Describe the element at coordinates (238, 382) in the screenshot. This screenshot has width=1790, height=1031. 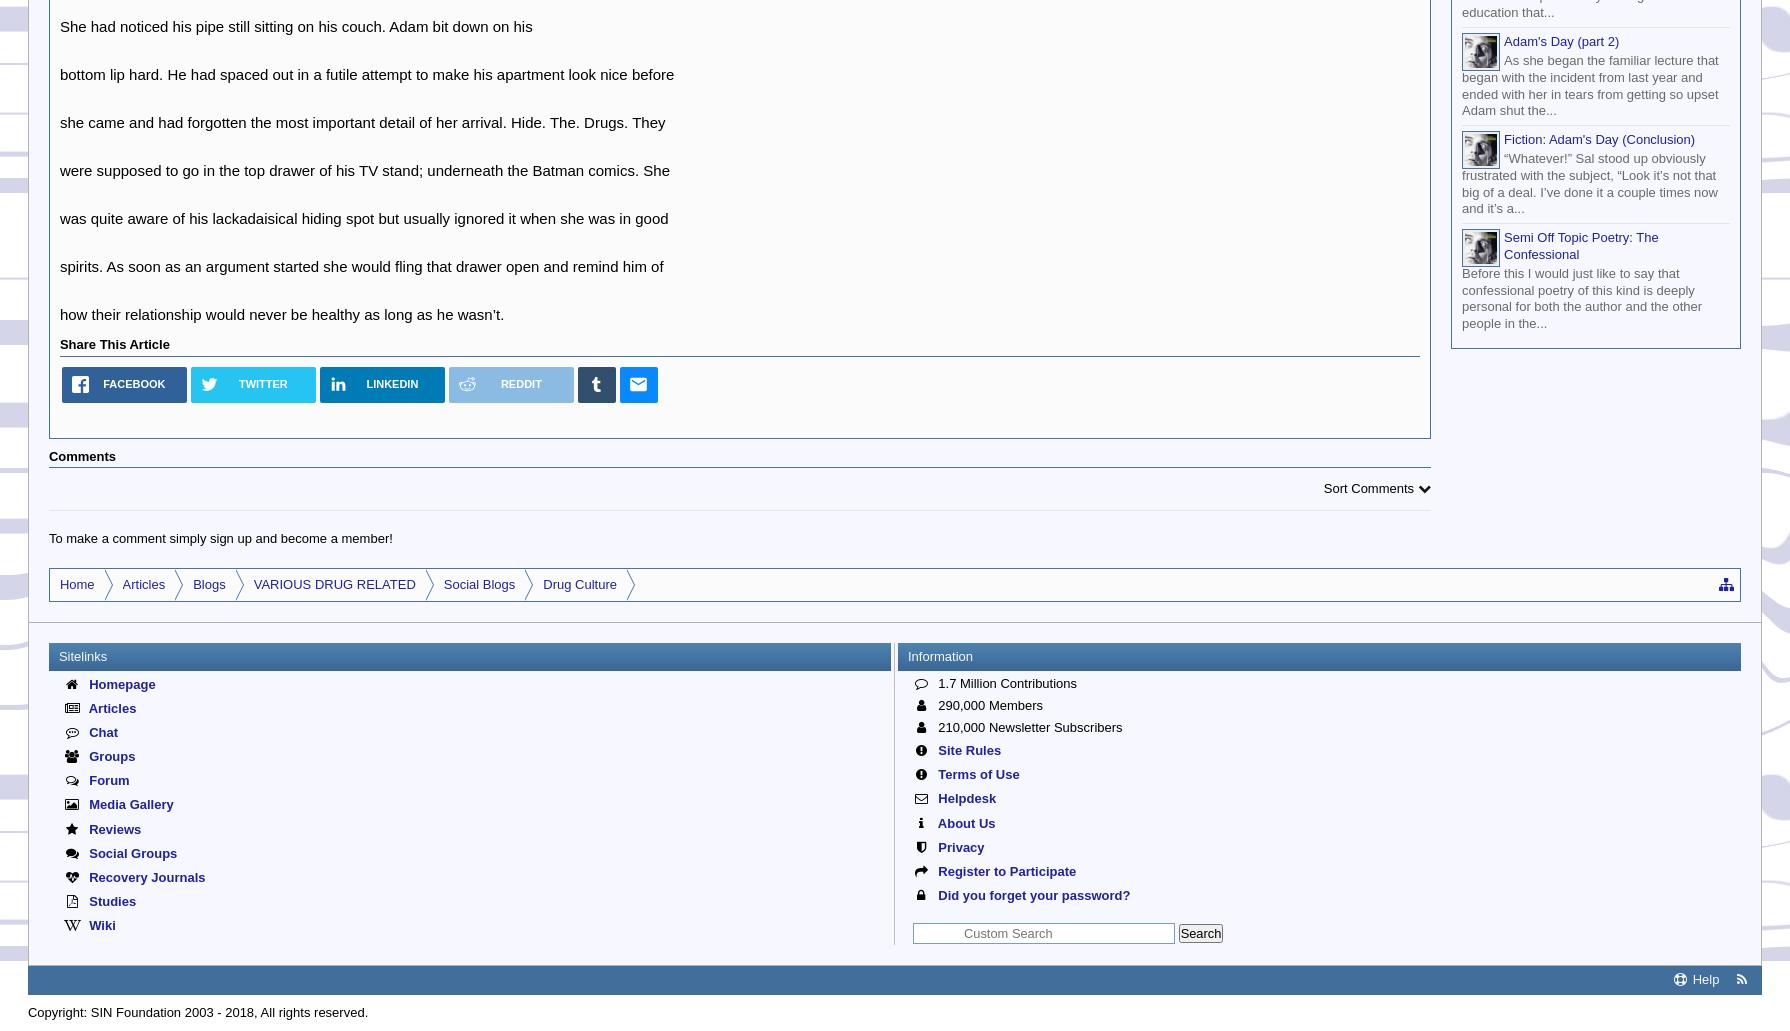
I see `'Twitter'` at that location.